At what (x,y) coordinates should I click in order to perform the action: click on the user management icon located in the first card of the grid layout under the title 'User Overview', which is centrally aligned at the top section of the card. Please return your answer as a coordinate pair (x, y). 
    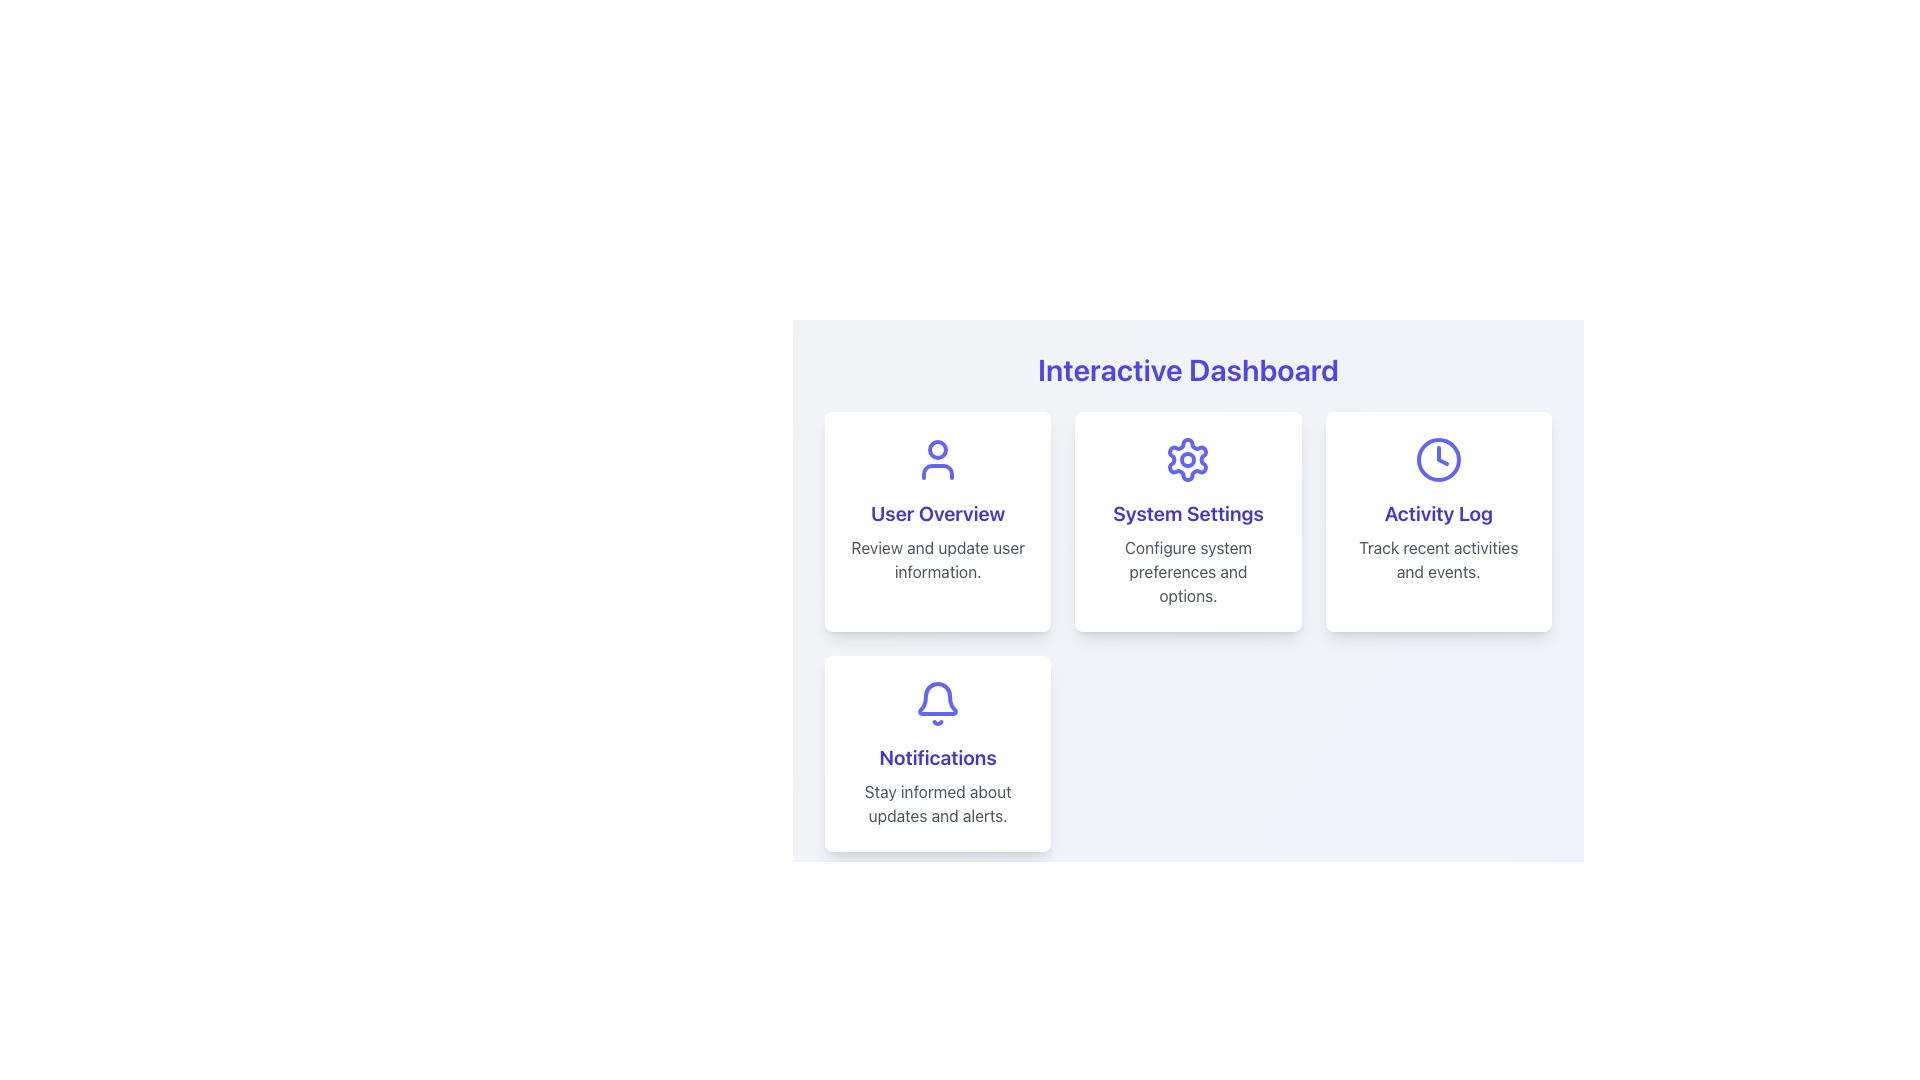
    Looking at the image, I should click on (937, 459).